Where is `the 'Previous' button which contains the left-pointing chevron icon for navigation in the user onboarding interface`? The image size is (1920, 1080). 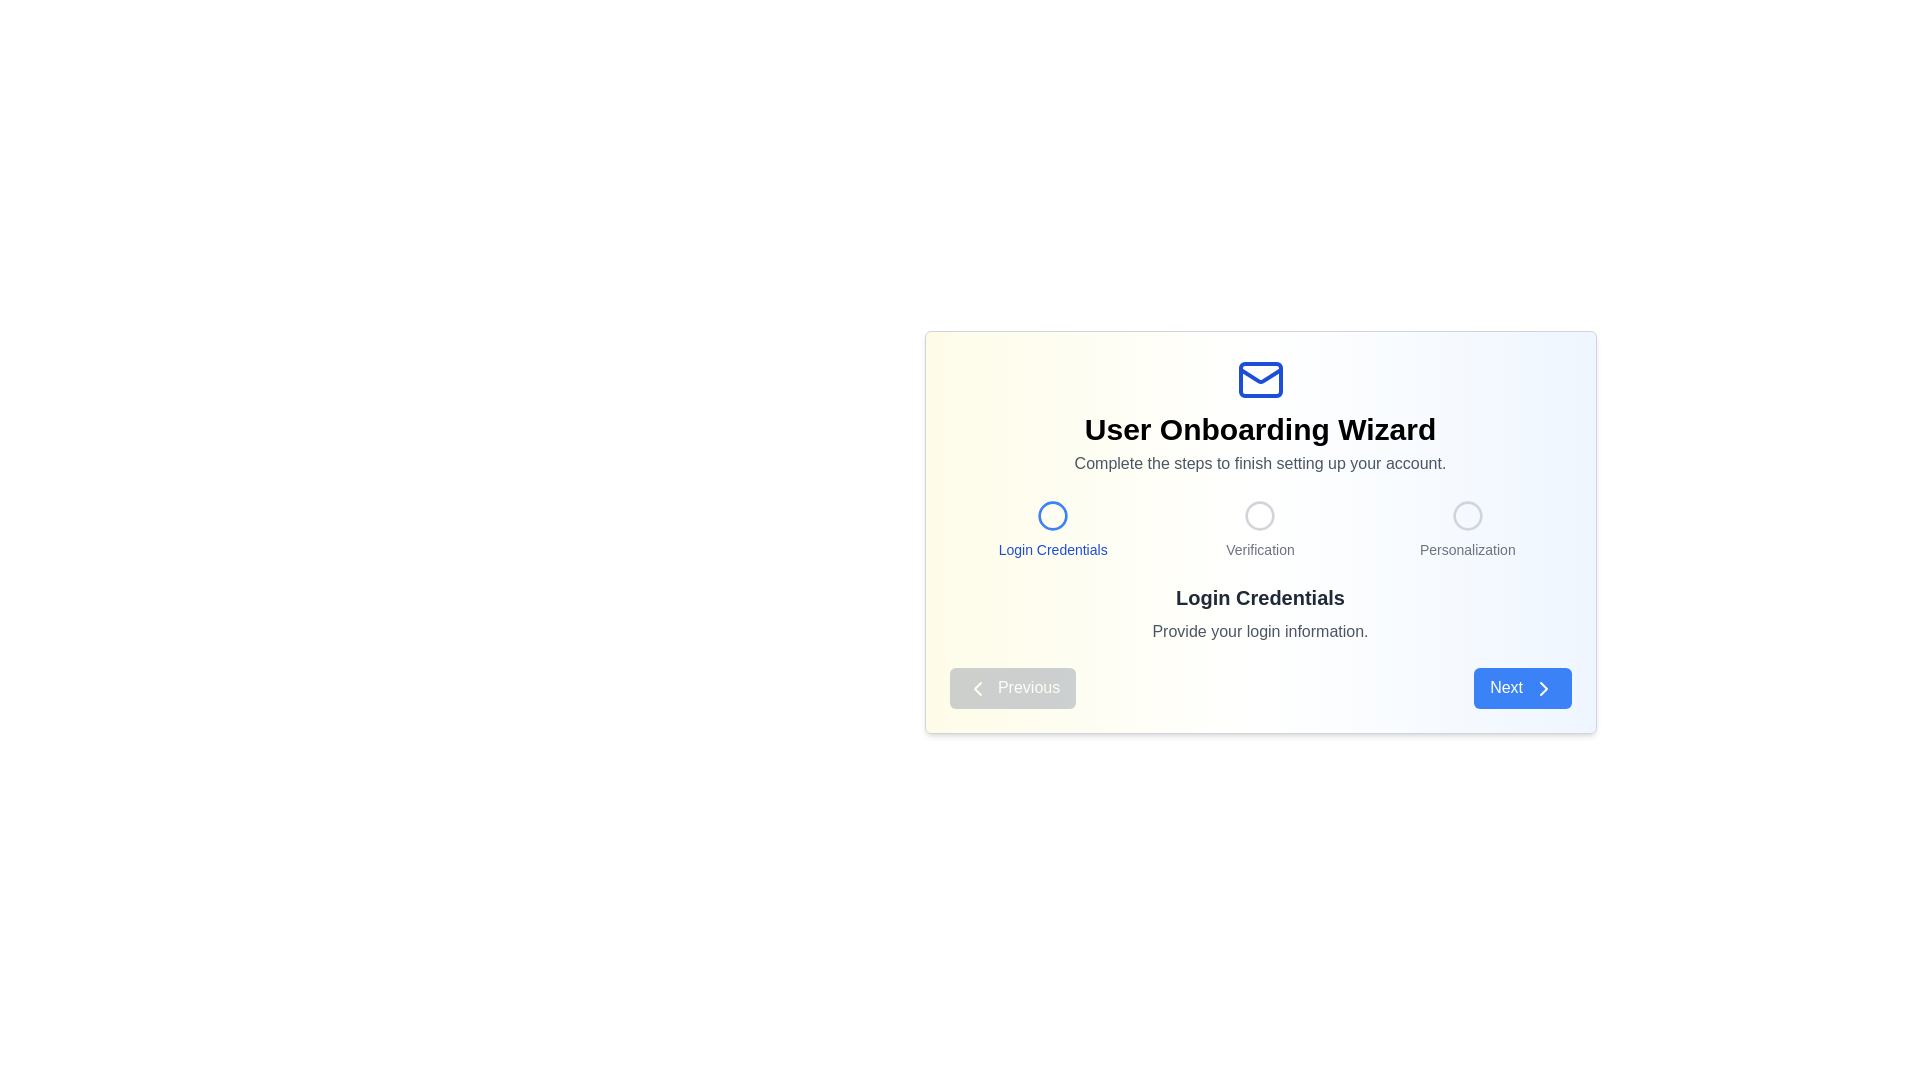 the 'Previous' button which contains the left-pointing chevron icon for navigation in the user onboarding interface is located at coordinates (977, 687).